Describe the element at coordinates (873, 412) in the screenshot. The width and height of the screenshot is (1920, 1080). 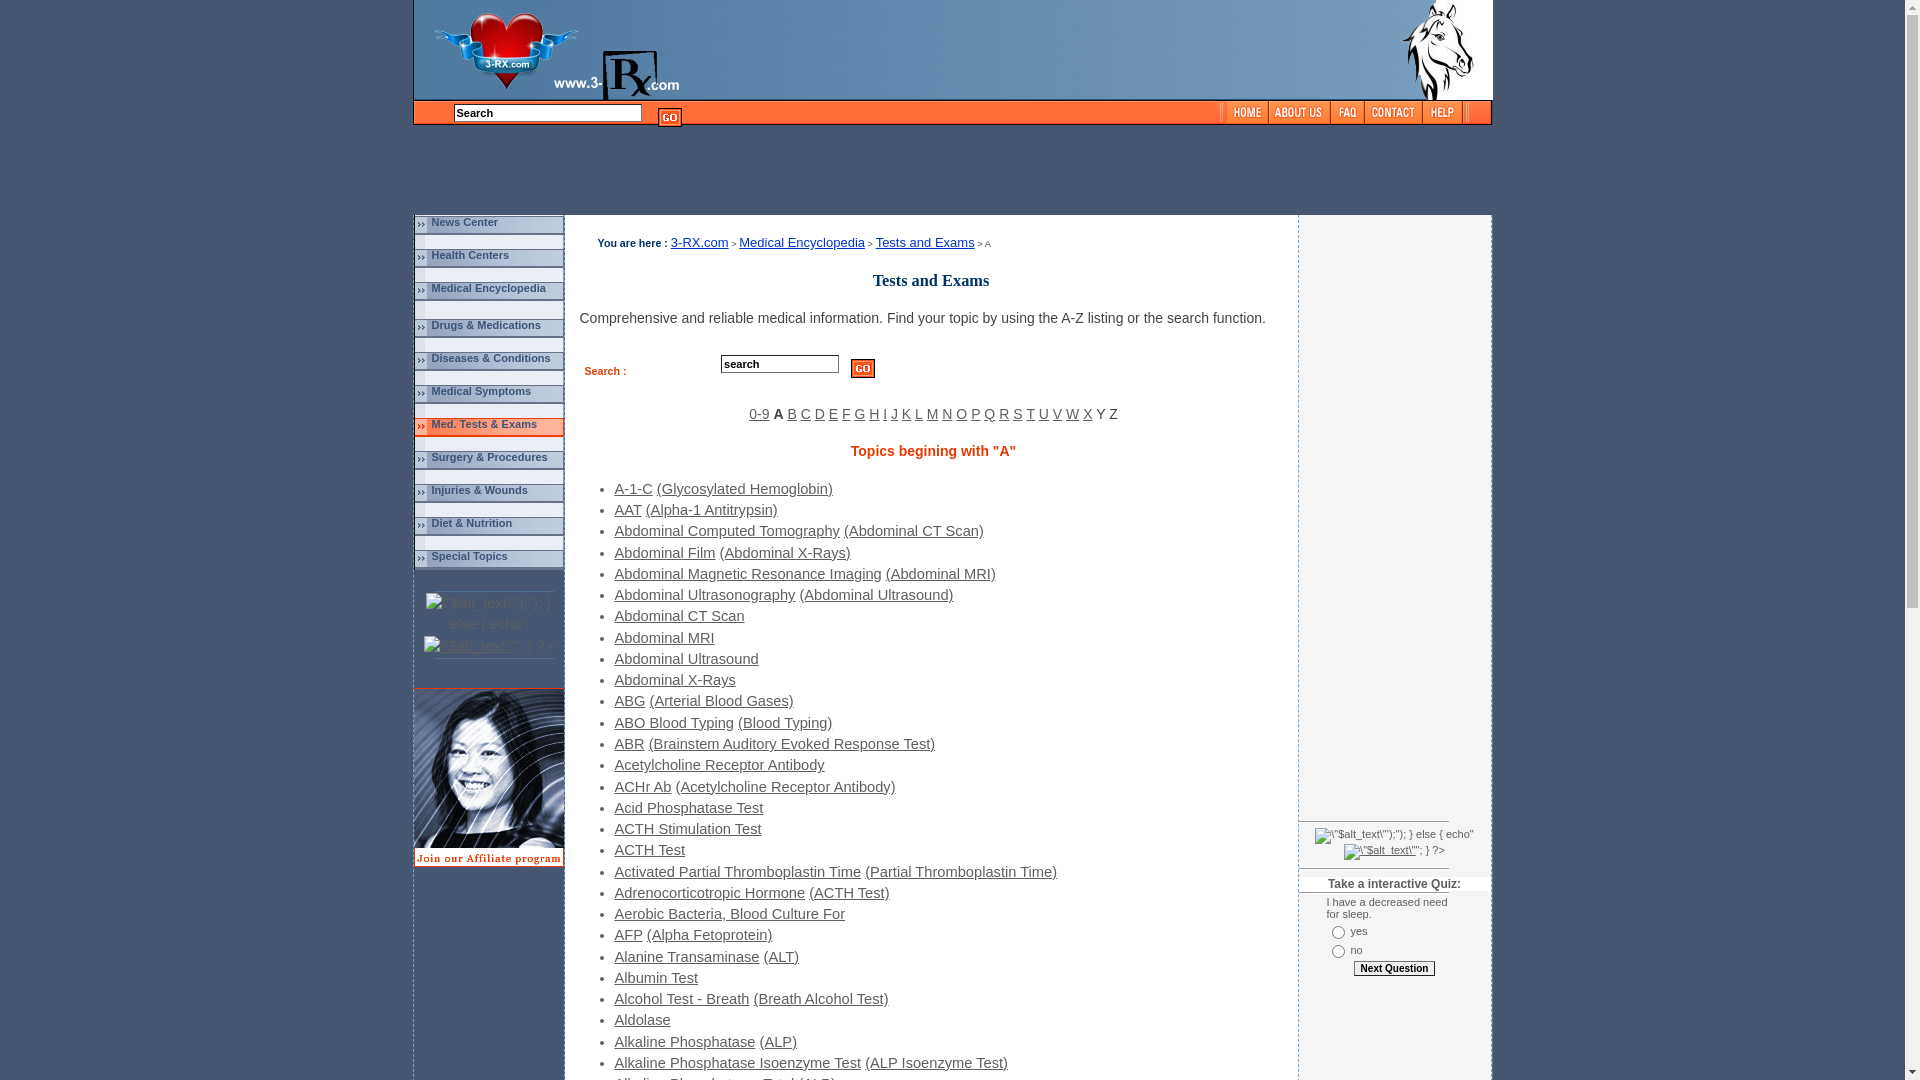
I see `'H'` at that location.